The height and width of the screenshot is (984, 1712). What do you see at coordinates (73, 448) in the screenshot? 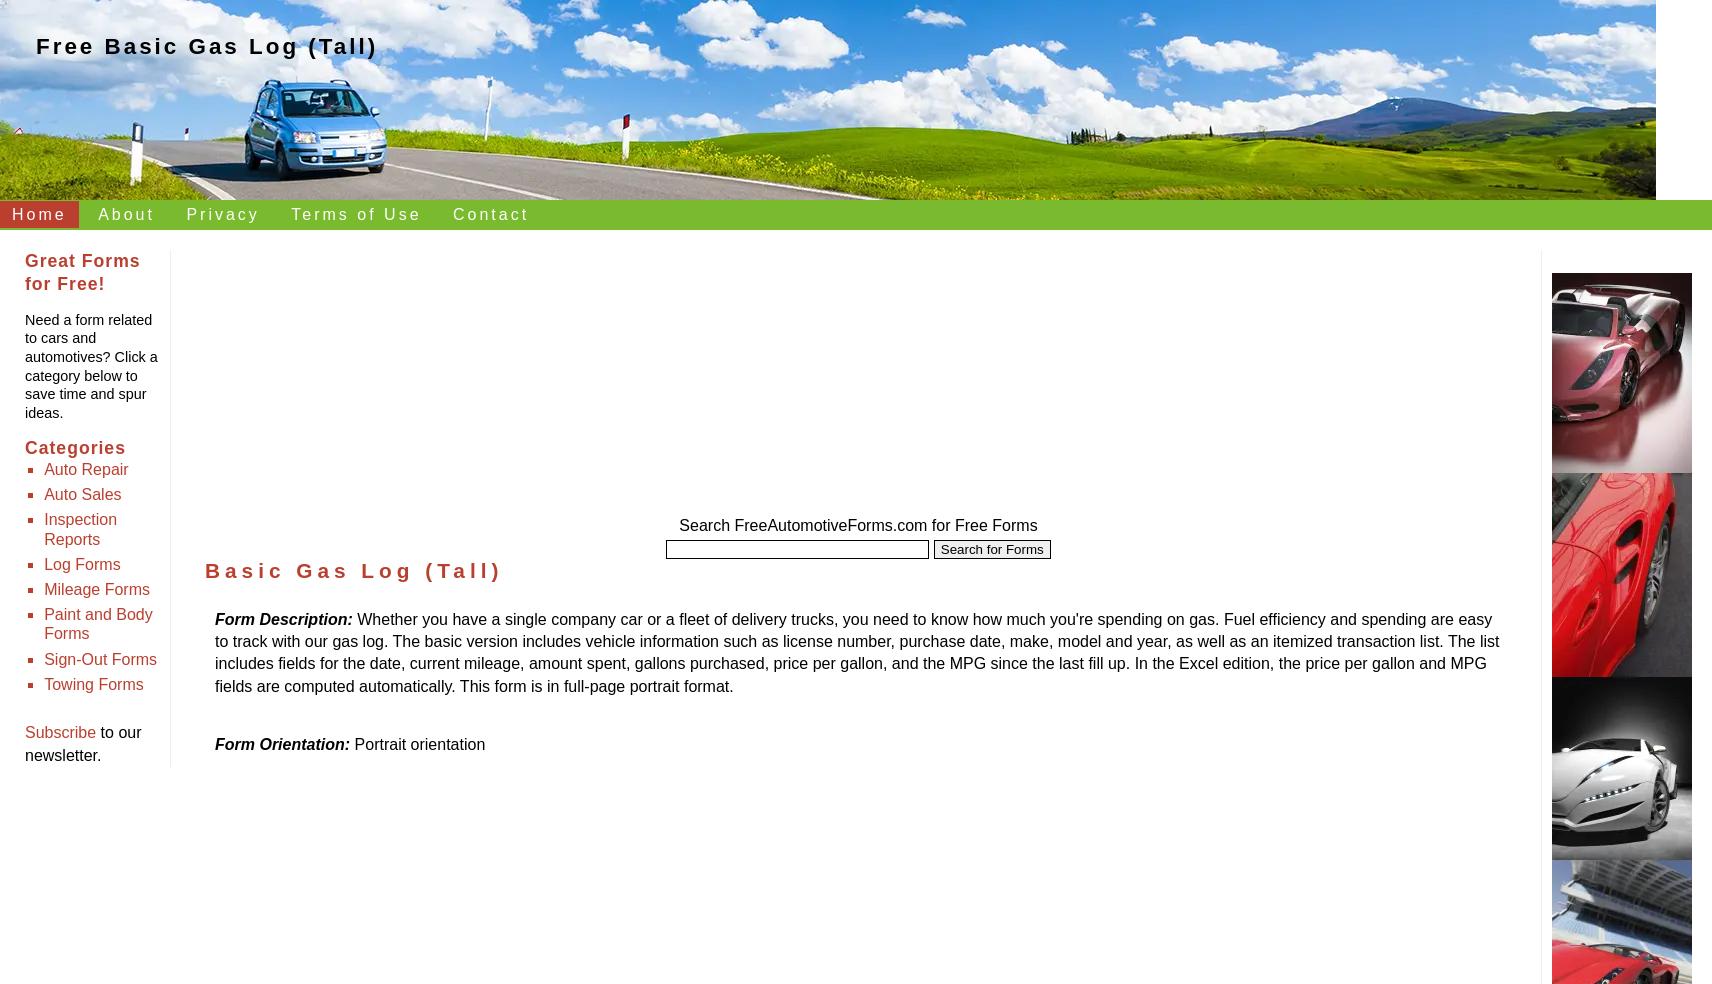
I see `'Categories'` at bounding box center [73, 448].